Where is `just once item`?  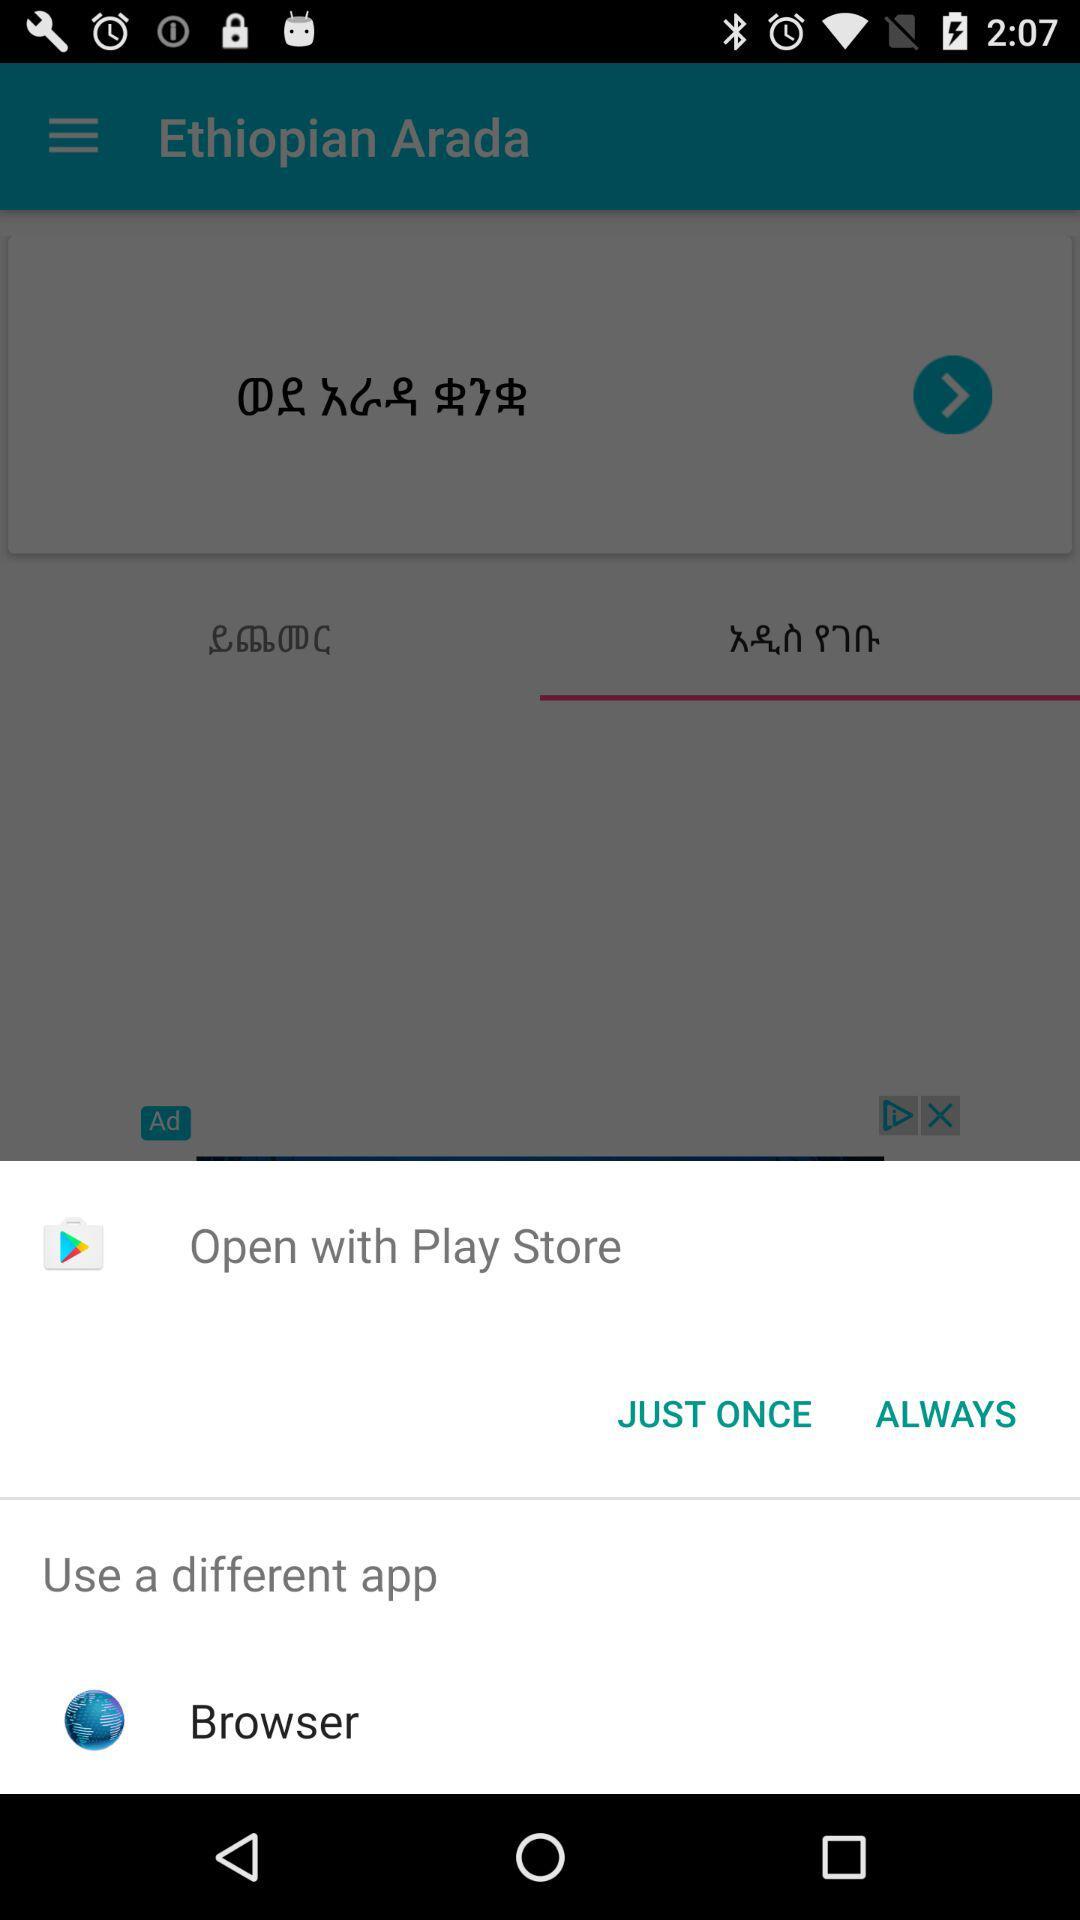
just once item is located at coordinates (713, 1411).